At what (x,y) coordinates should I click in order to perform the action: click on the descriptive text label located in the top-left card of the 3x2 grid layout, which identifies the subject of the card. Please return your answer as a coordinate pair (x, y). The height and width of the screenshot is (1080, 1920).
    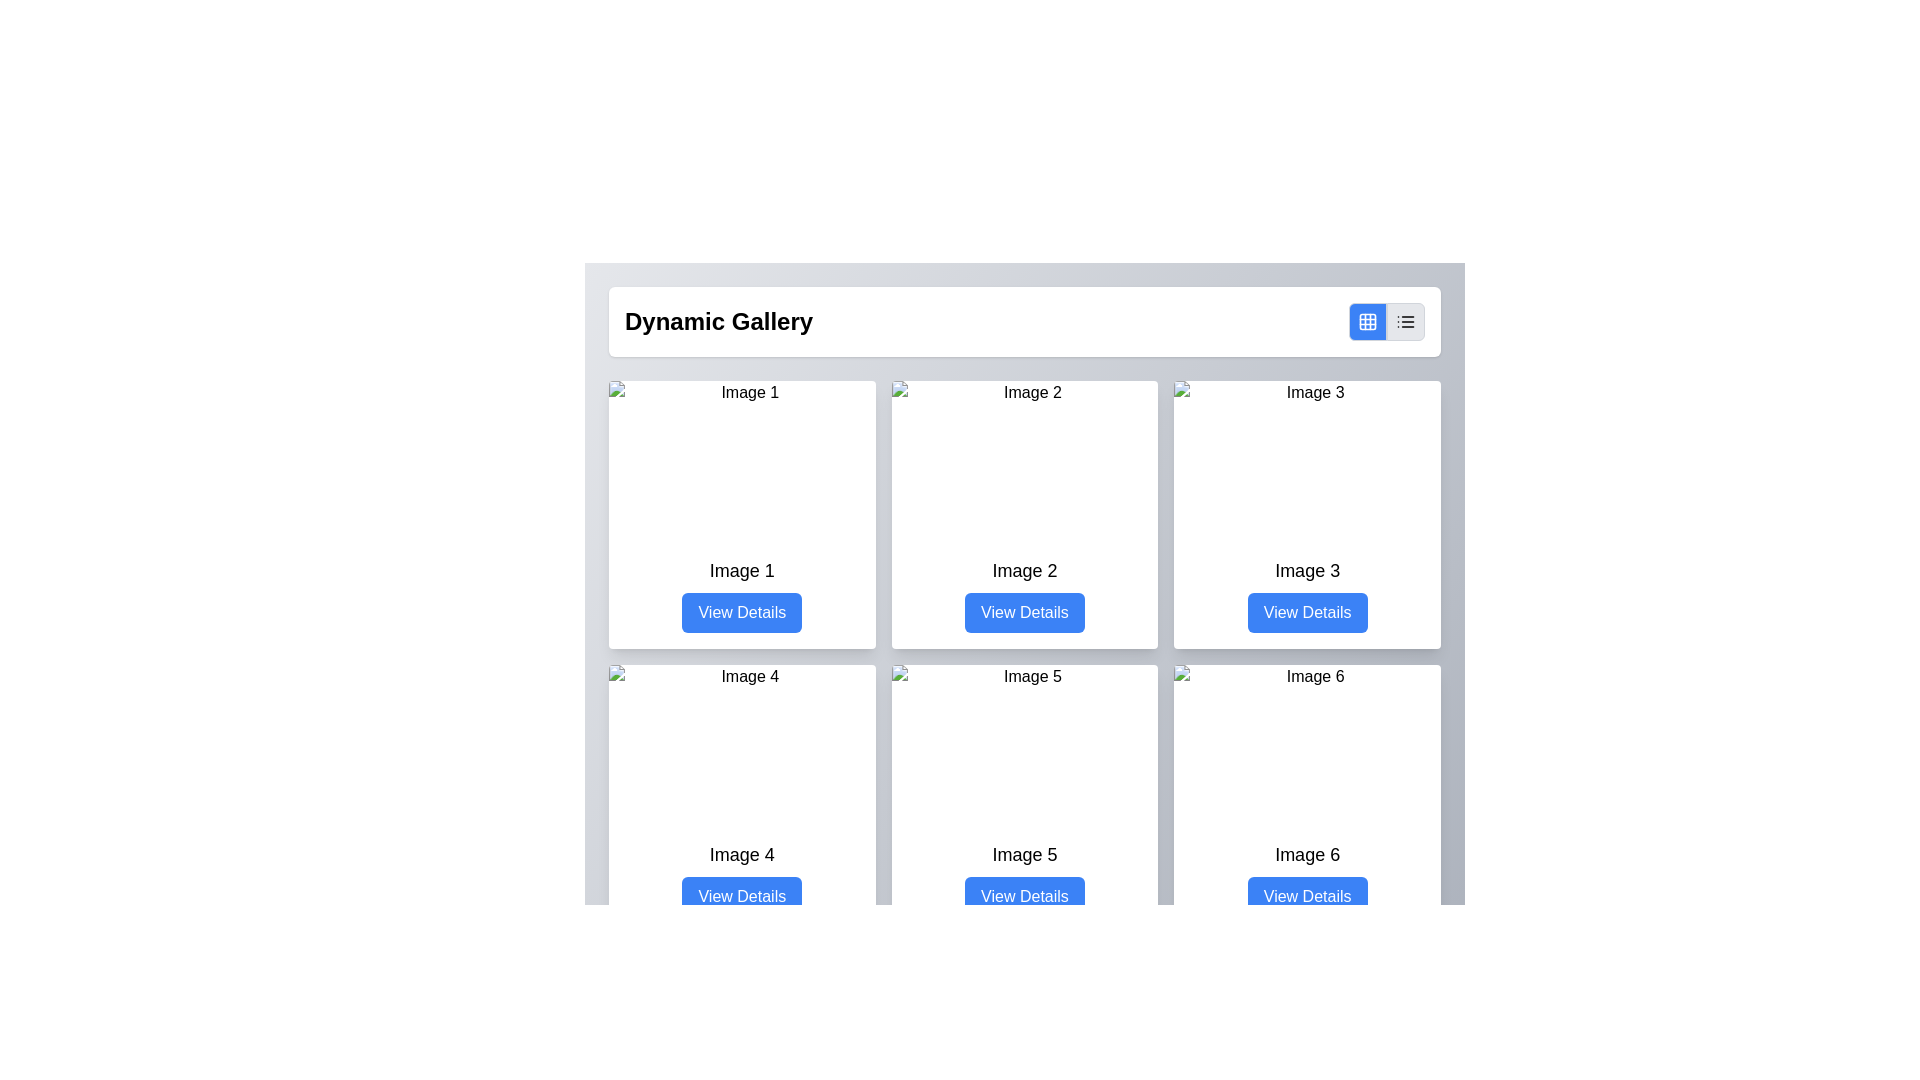
    Looking at the image, I should click on (741, 570).